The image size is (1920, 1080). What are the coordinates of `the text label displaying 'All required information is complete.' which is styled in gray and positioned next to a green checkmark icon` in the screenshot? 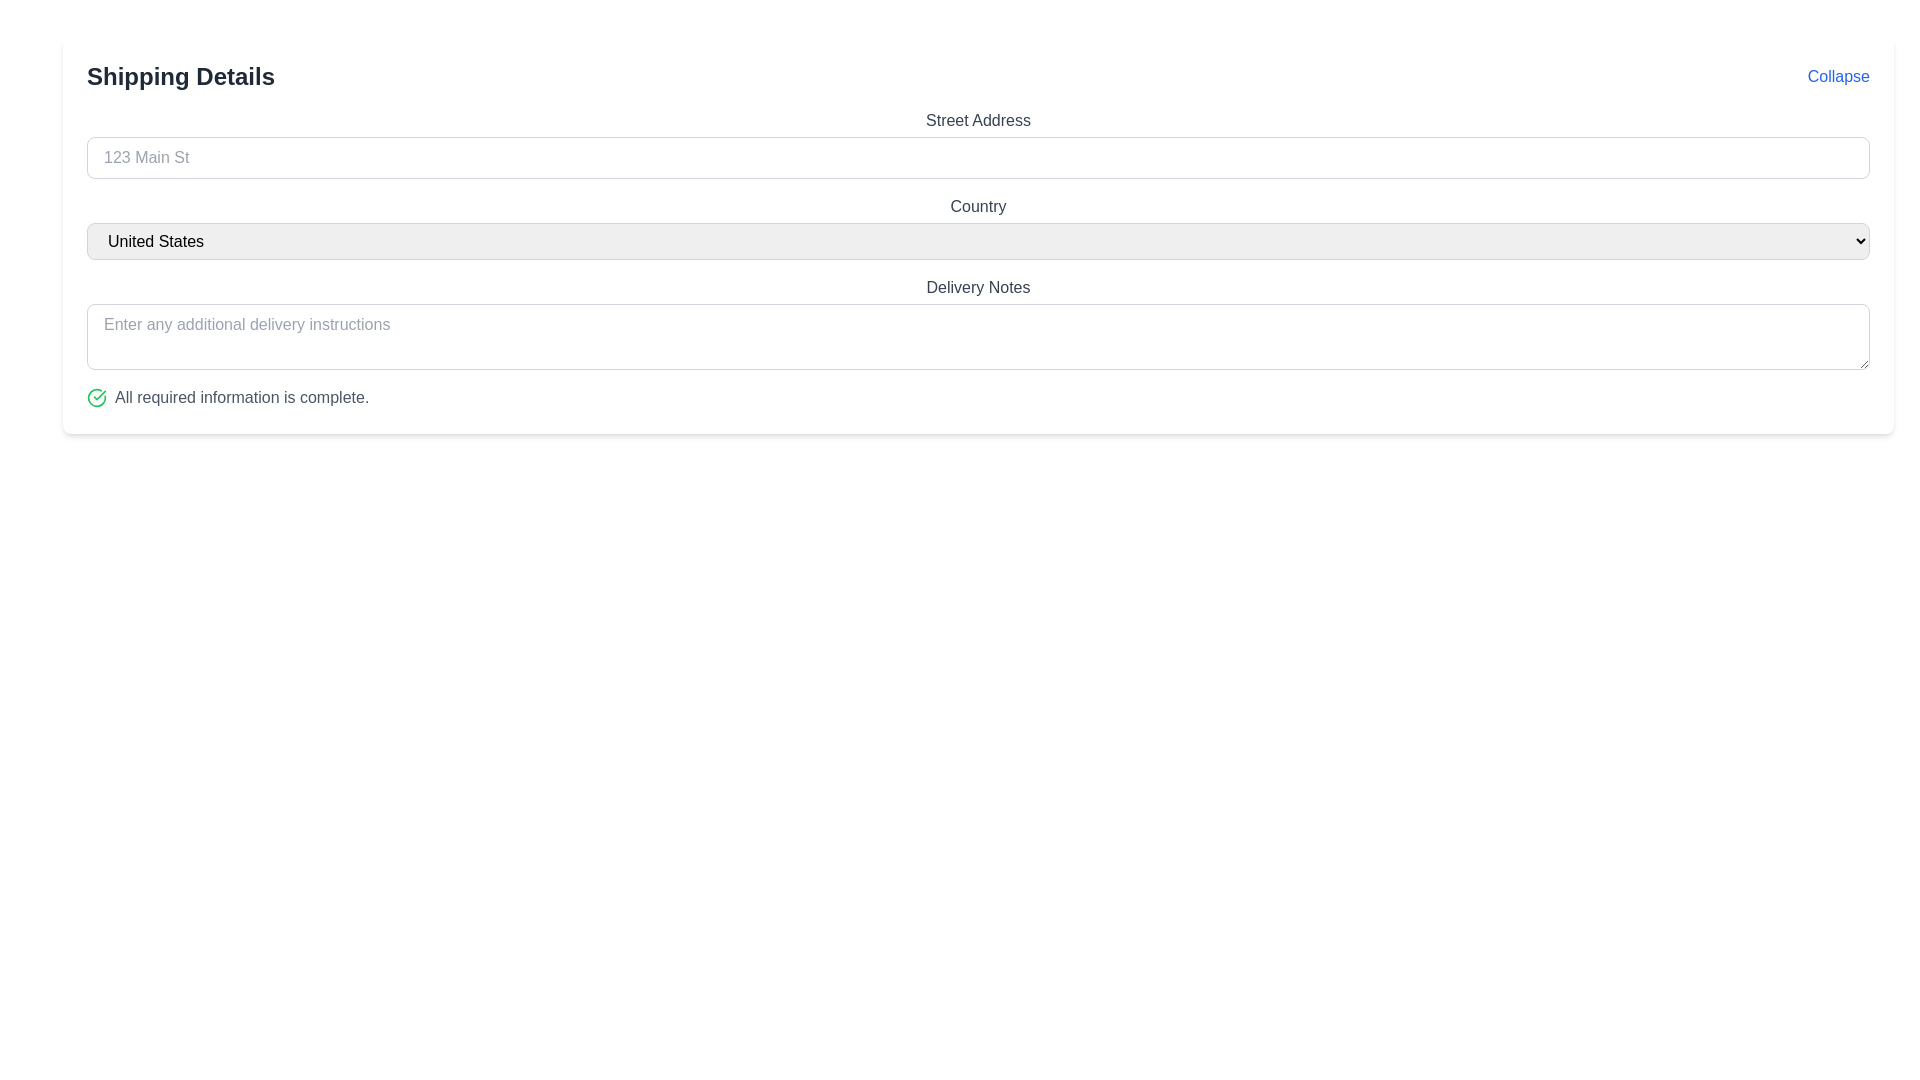 It's located at (241, 397).